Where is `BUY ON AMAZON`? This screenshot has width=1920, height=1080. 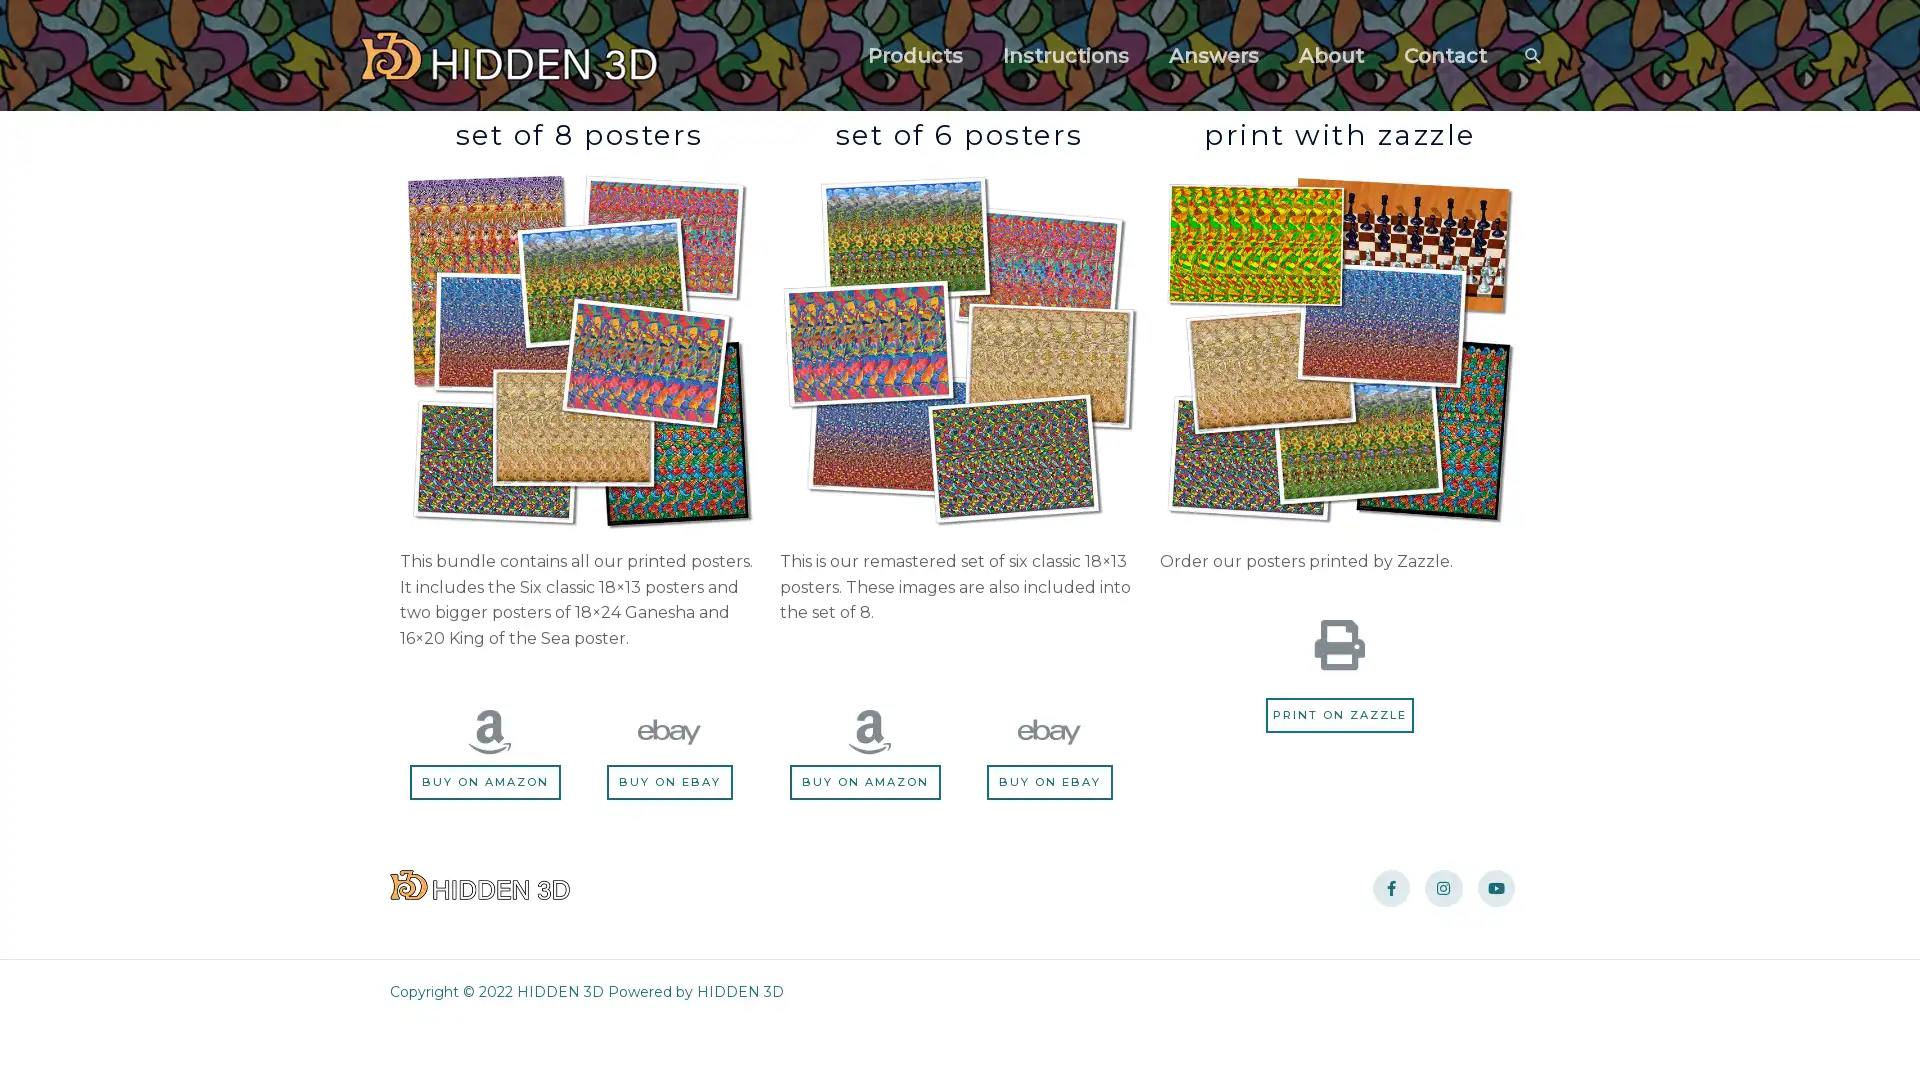
BUY ON AMAZON is located at coordinates (489, 781).